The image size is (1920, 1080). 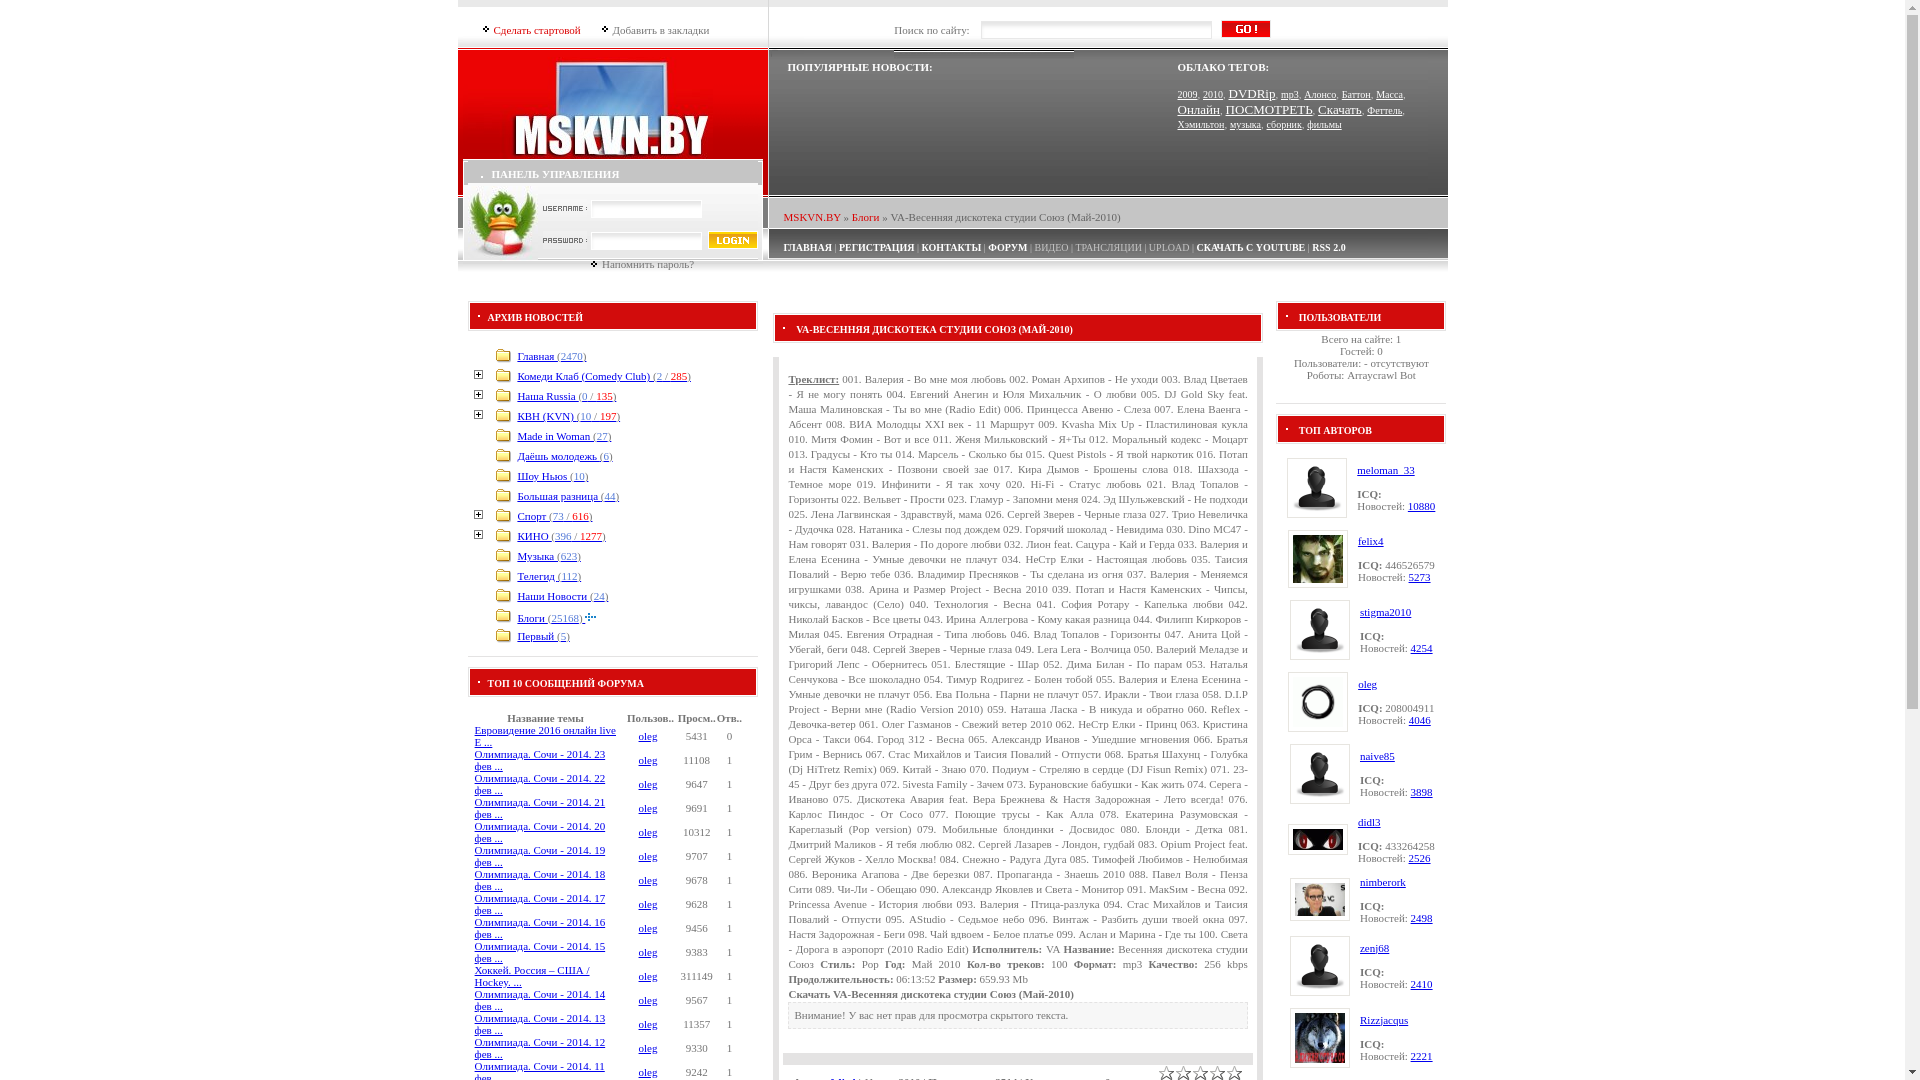 I want to click on 'didl3', so click(x=1368, y=821).